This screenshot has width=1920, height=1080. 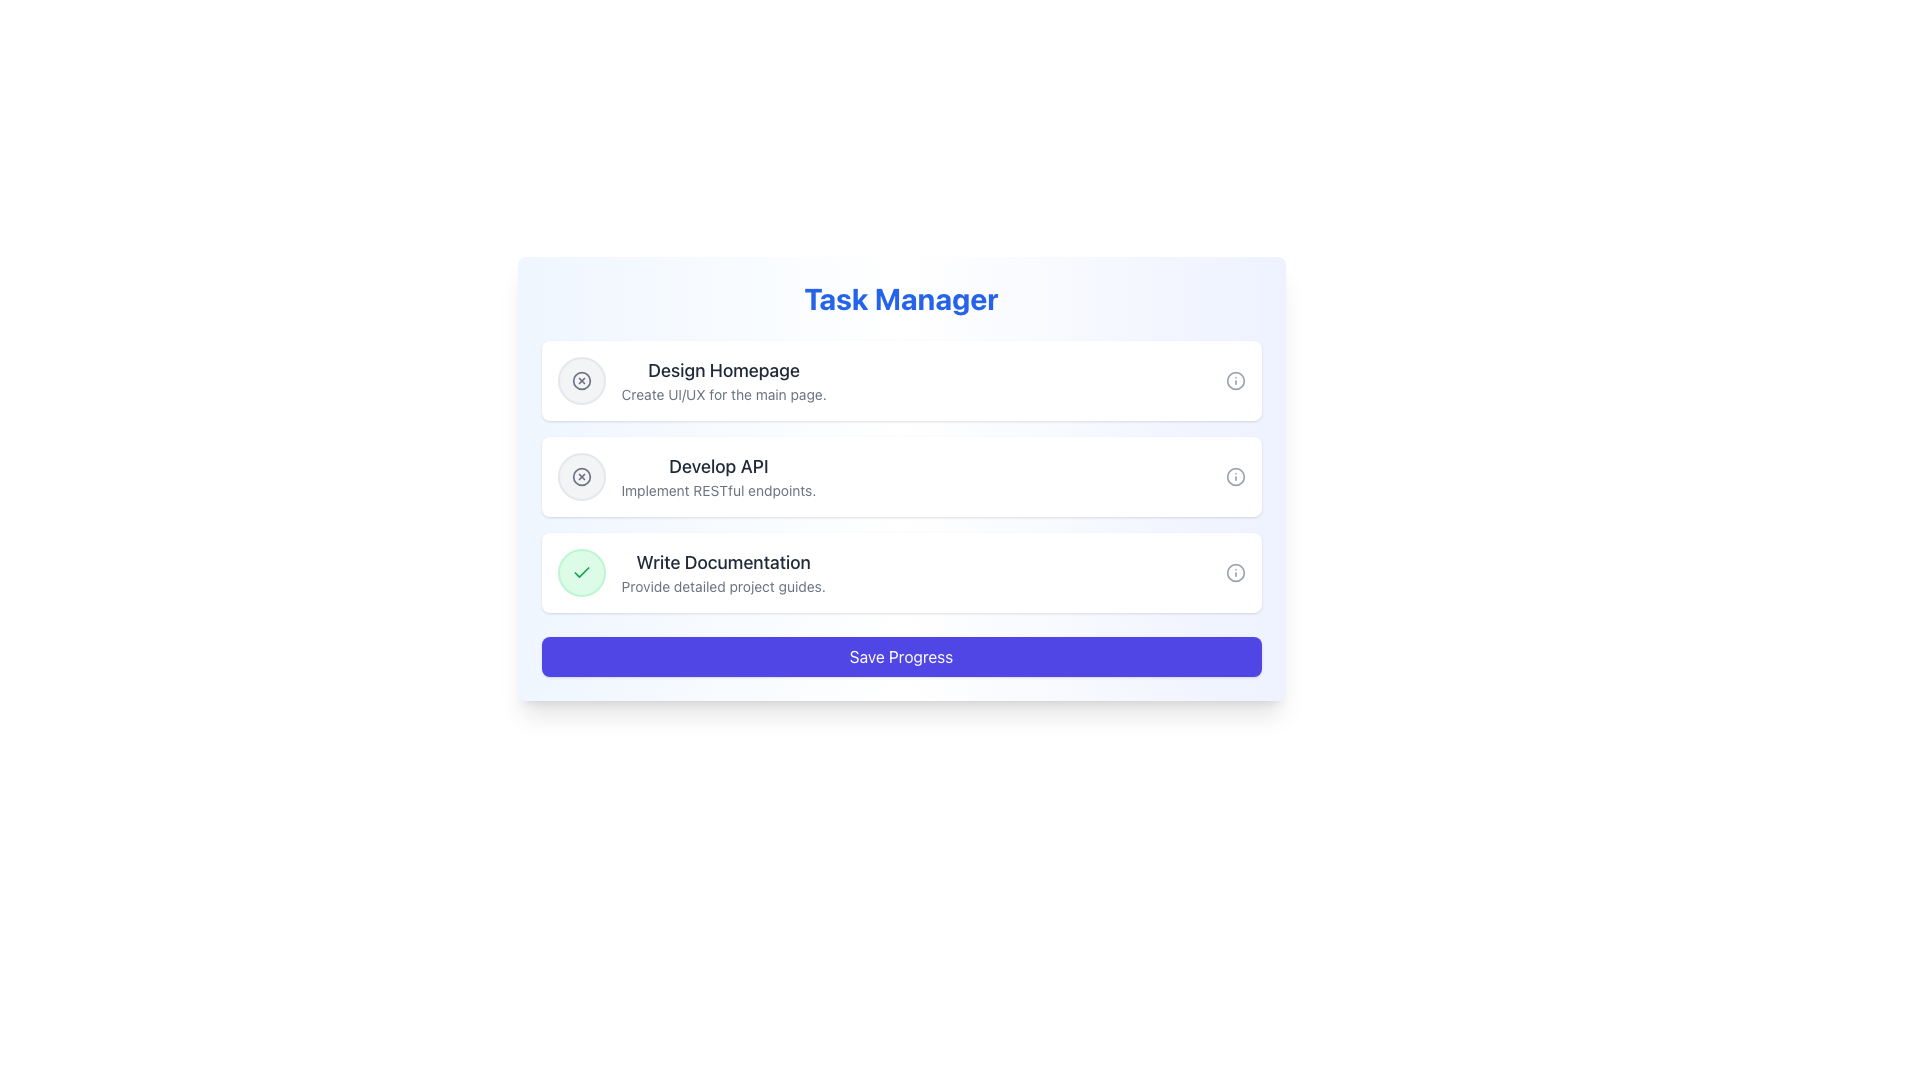 I want to click on the 'Write Documentation' Task Item Display which features a green circular checkmark icon and two lines of text, so click(x=691, y=573).